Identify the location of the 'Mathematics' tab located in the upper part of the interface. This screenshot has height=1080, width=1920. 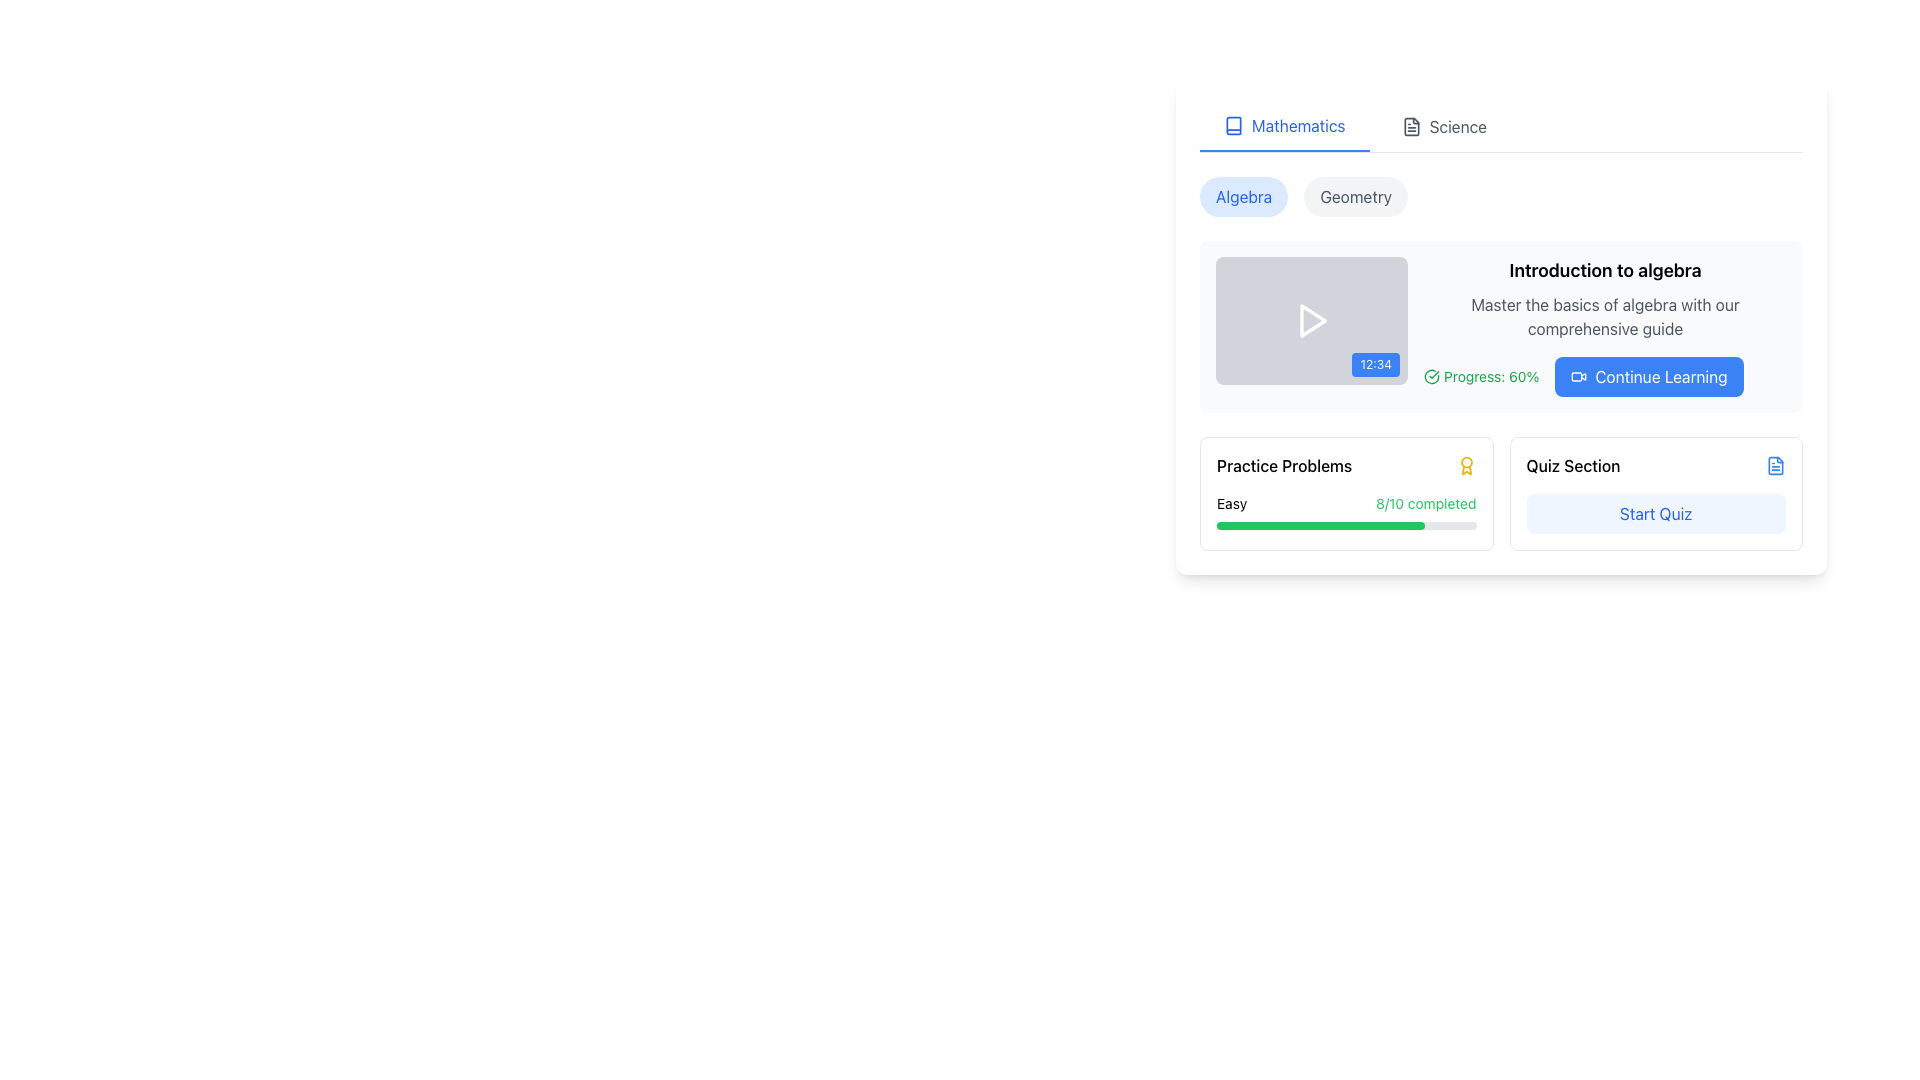
(1284, 127).